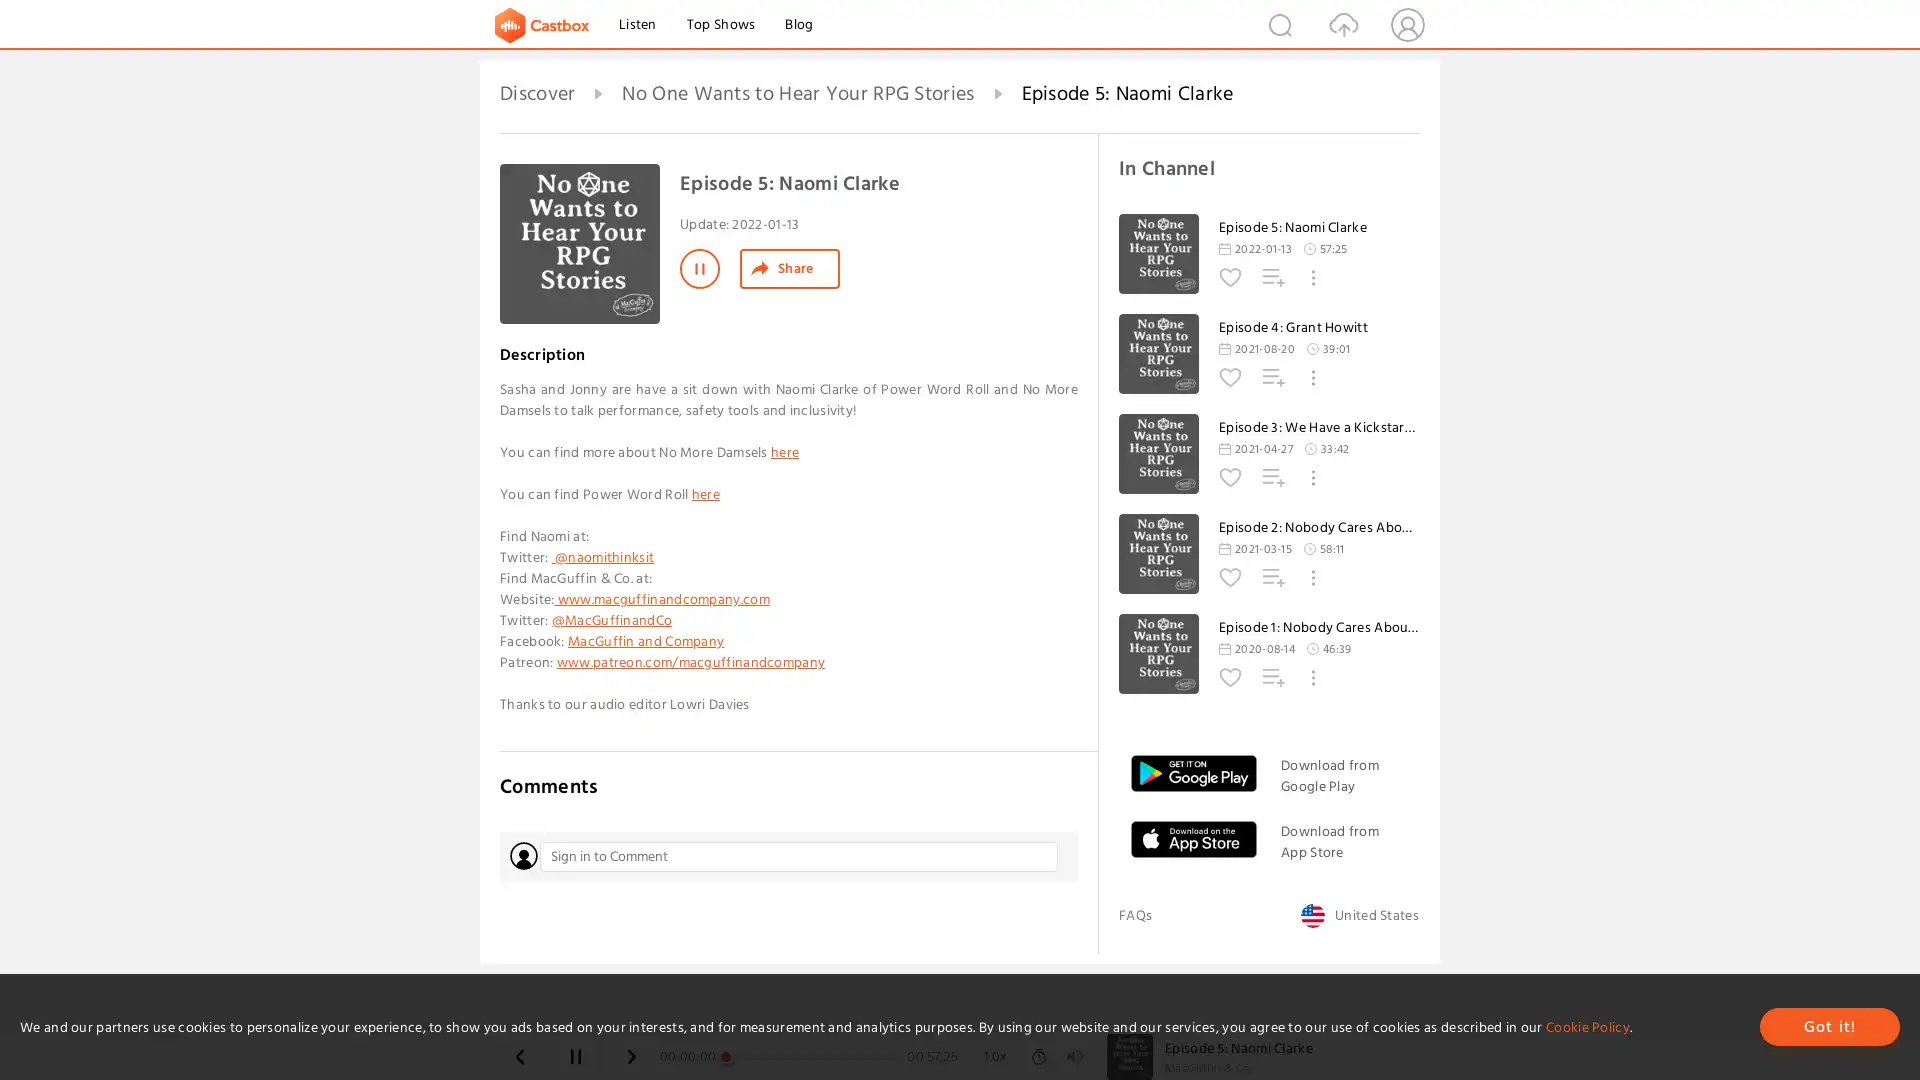 This screenshot has width=1920, height=1080. I want to click on Got it!, so click(1829, 1026).